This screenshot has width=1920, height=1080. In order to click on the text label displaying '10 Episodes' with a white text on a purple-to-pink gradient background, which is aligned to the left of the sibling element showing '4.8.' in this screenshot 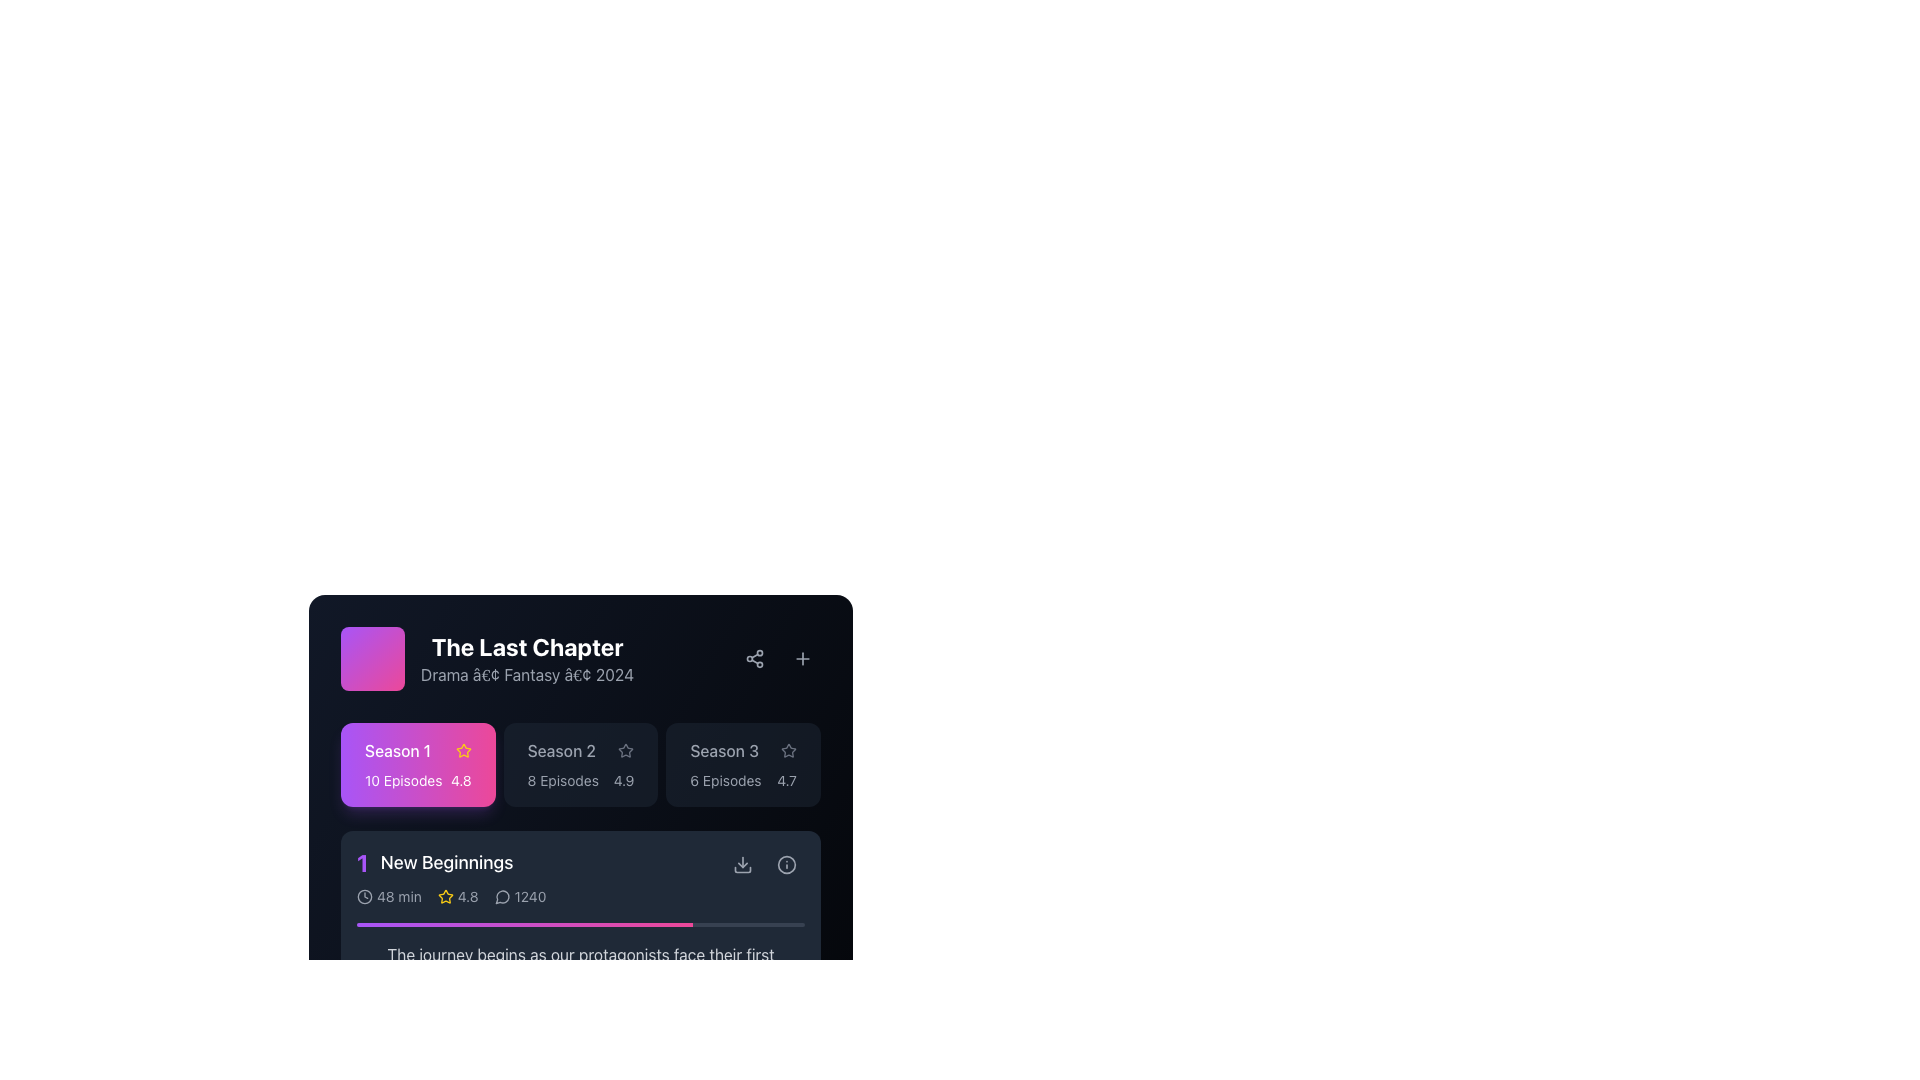, I will do `click(402, 779)`.